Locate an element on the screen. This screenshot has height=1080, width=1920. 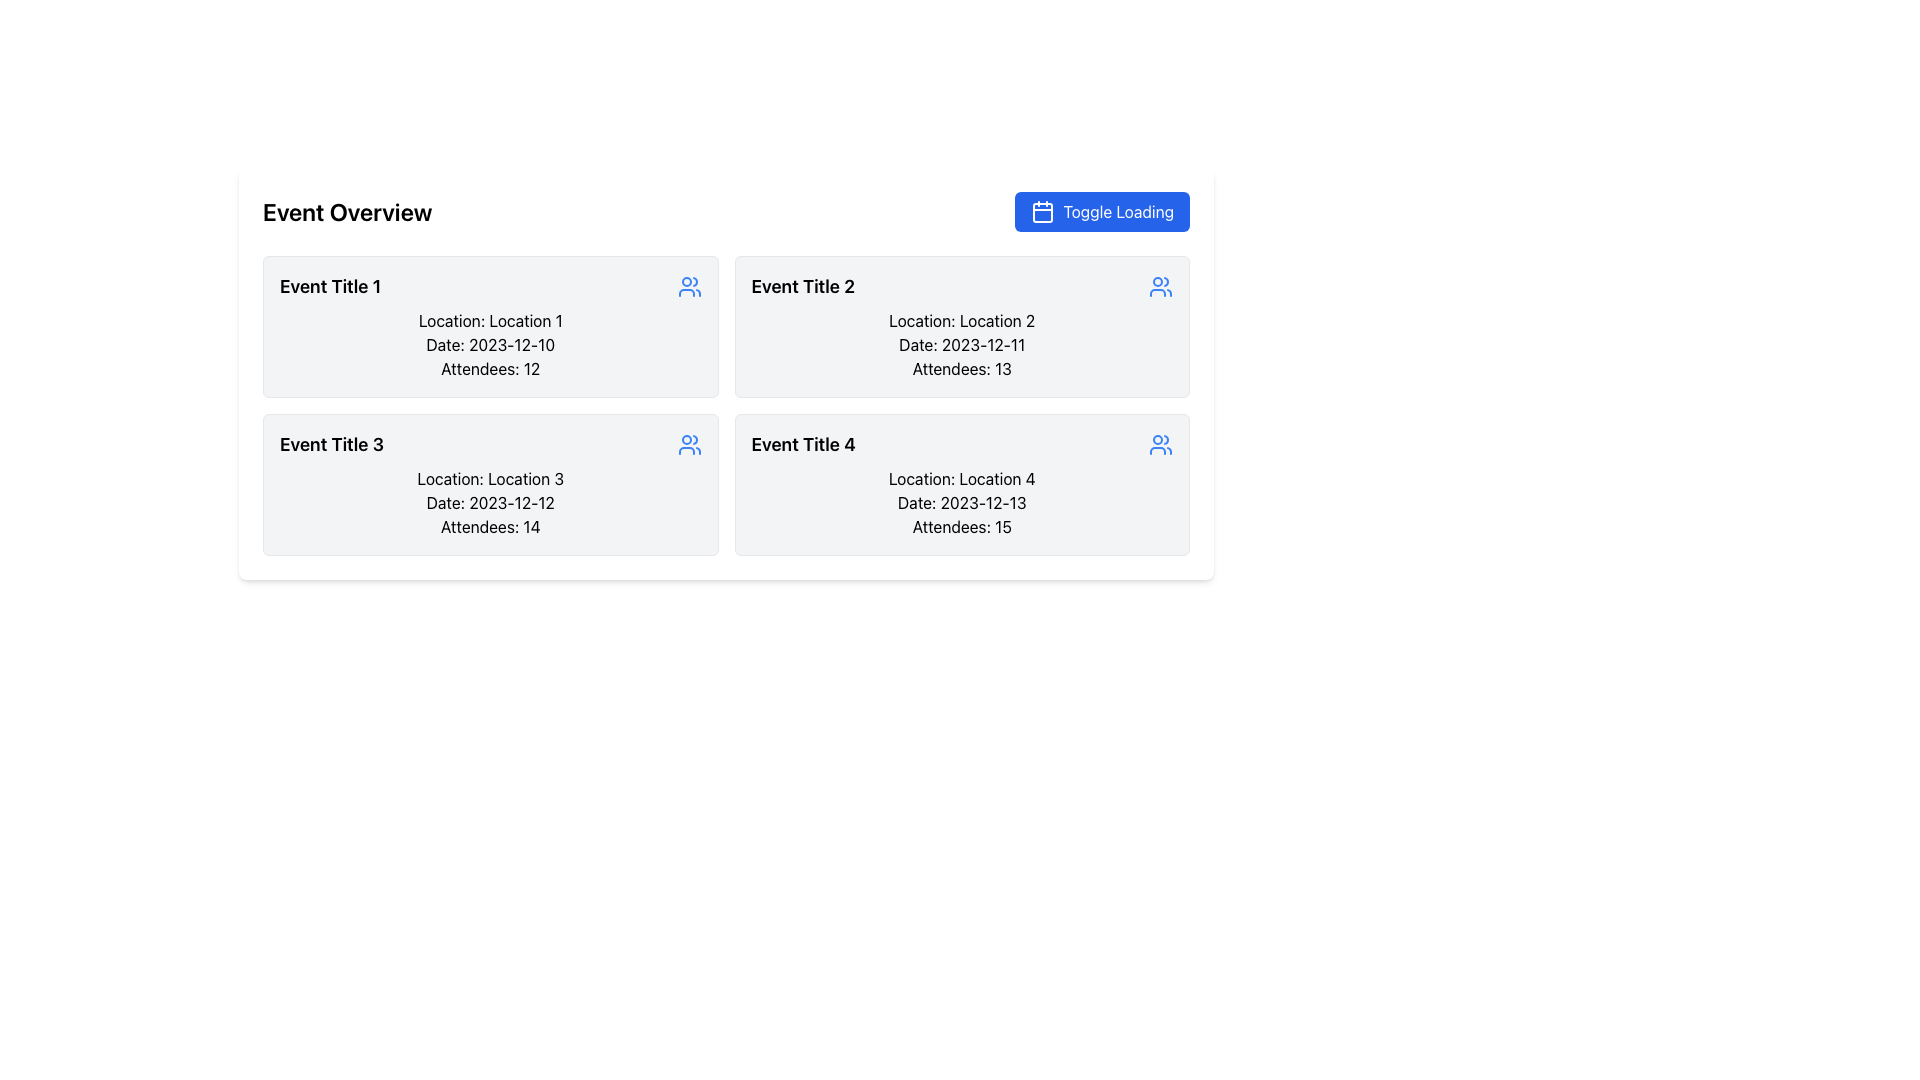
the text label that informs the user about the number of attendees for 'Event Title 3' is located at coordinates (490, 526).